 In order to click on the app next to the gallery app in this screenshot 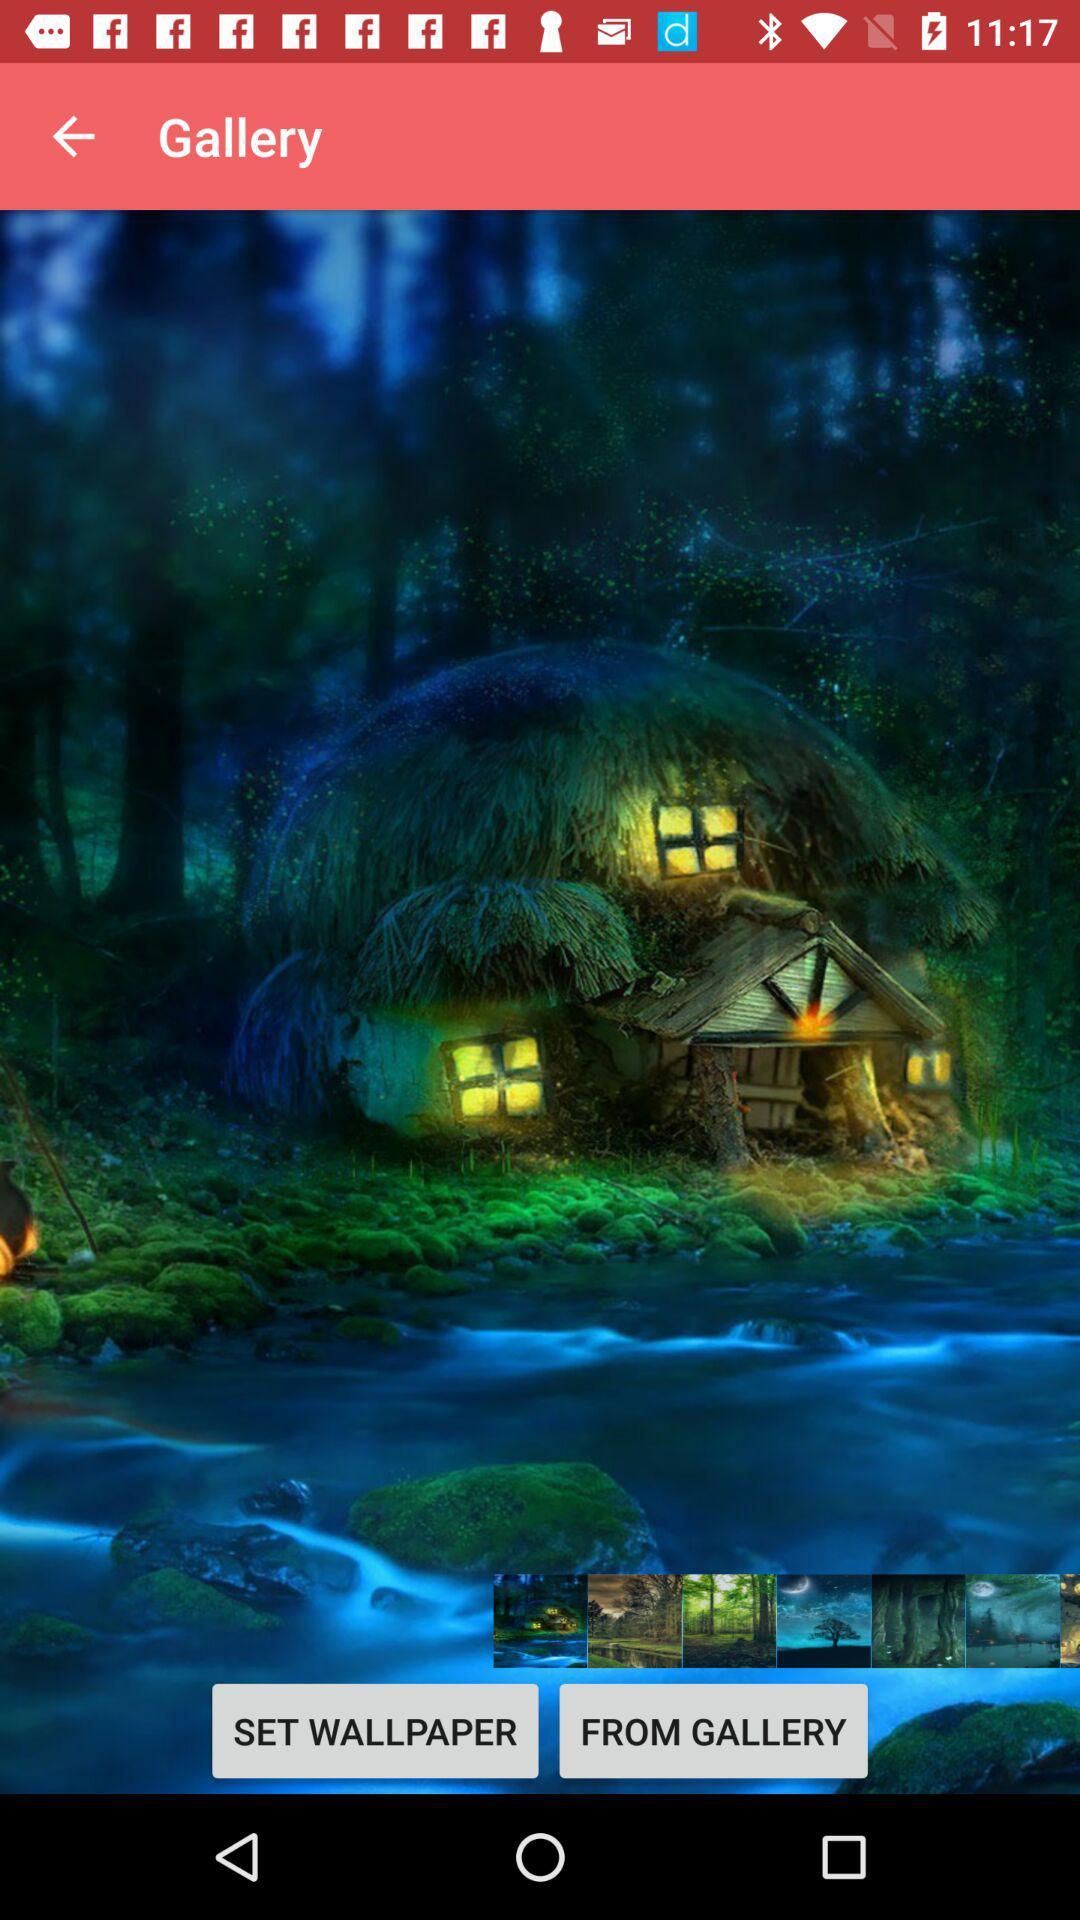, I will do `click(72, 135)`.